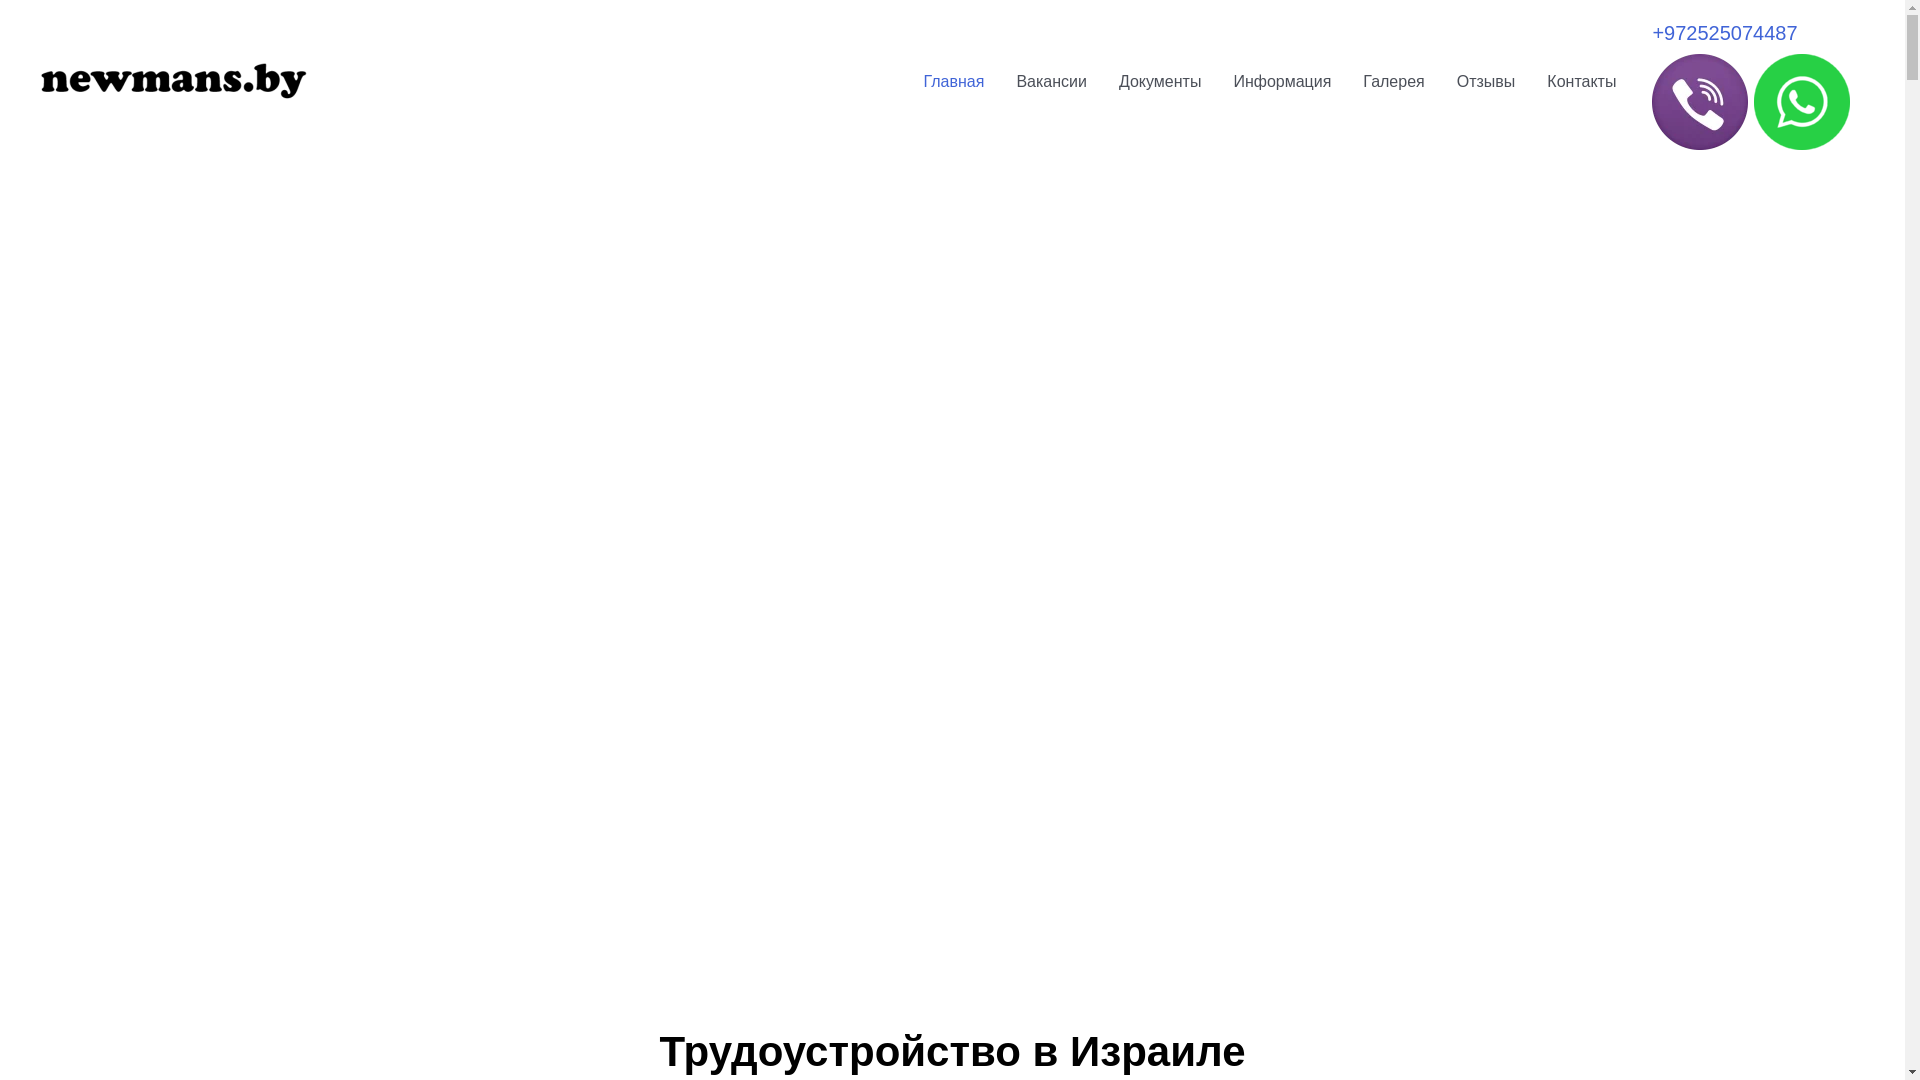 This screenshot has height=1080, width=1920. I want to click on '+972525074487', so click(1723, 33).